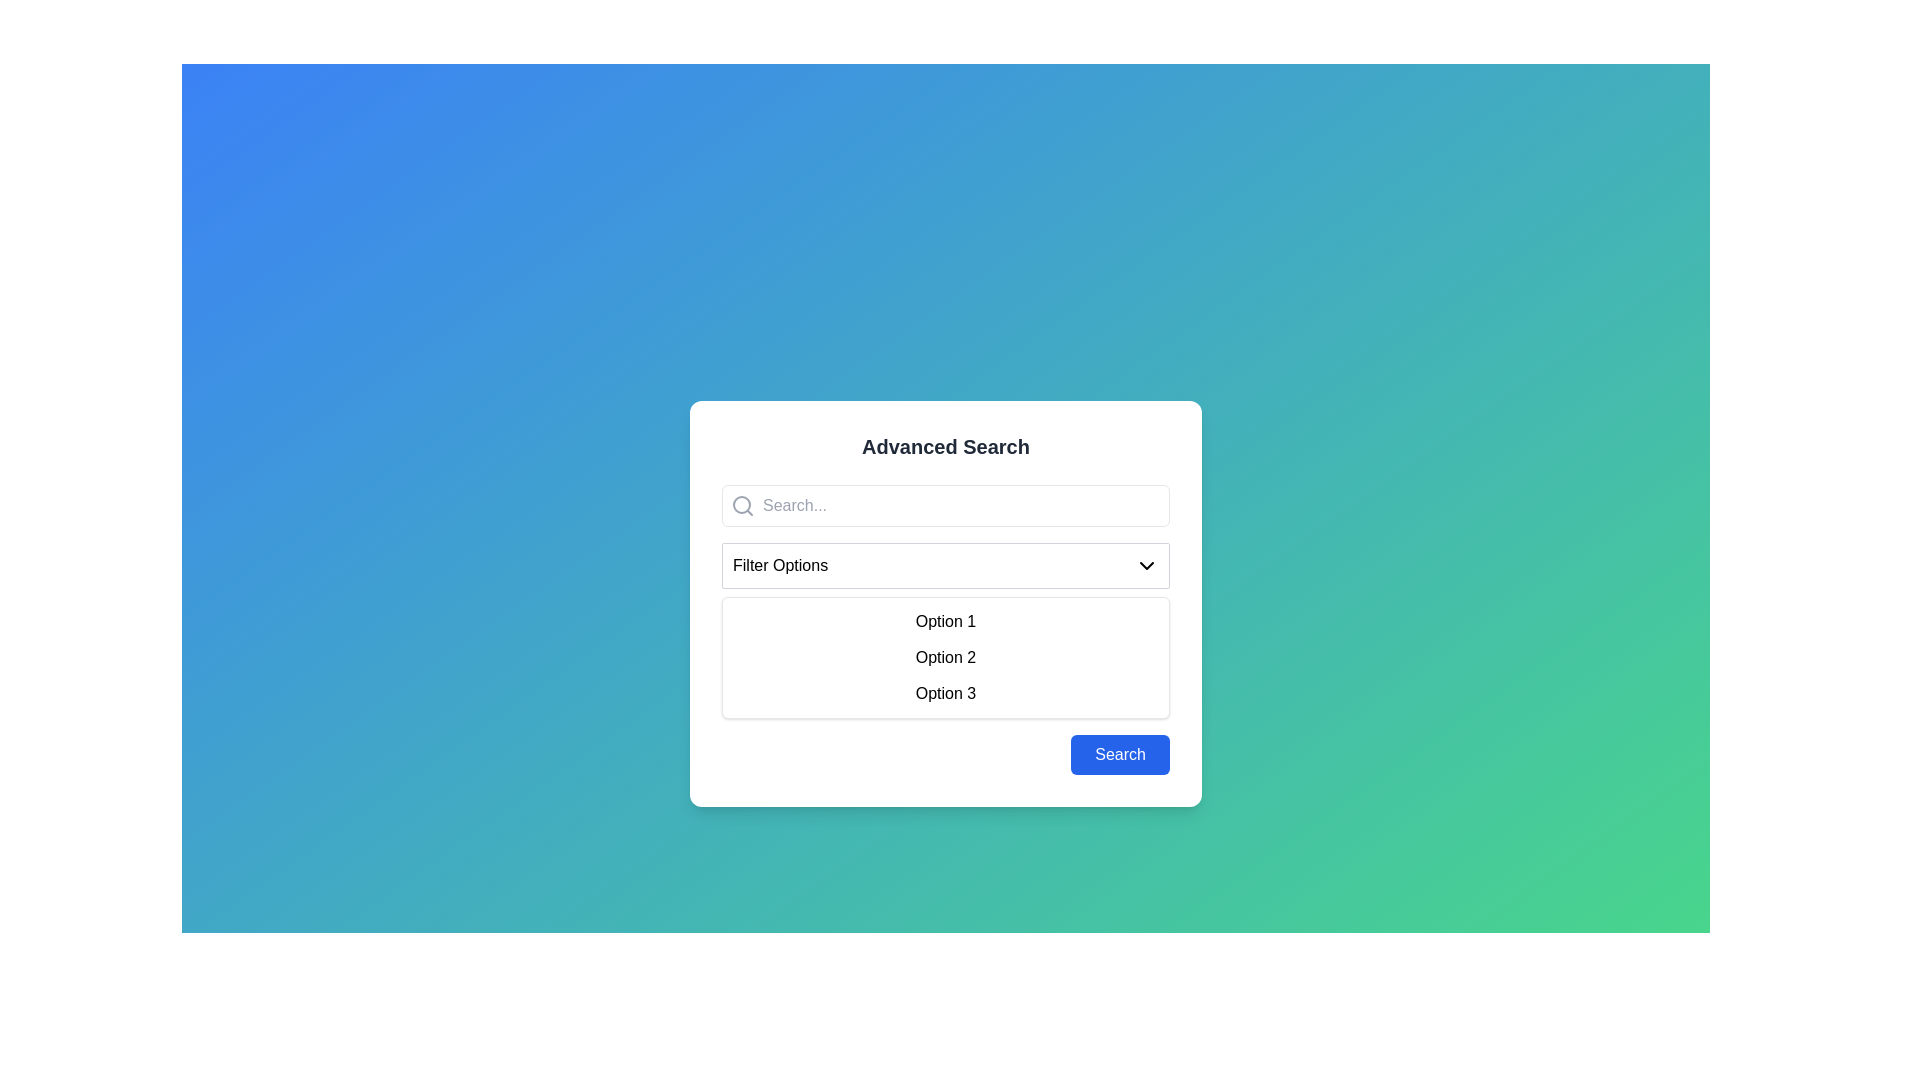 This screenshot has width=1920, height=1080. I want to click on the 'Search' button located at the bottom-right corner of the form in the dialog box to initiate the search, so click(1120, 755).